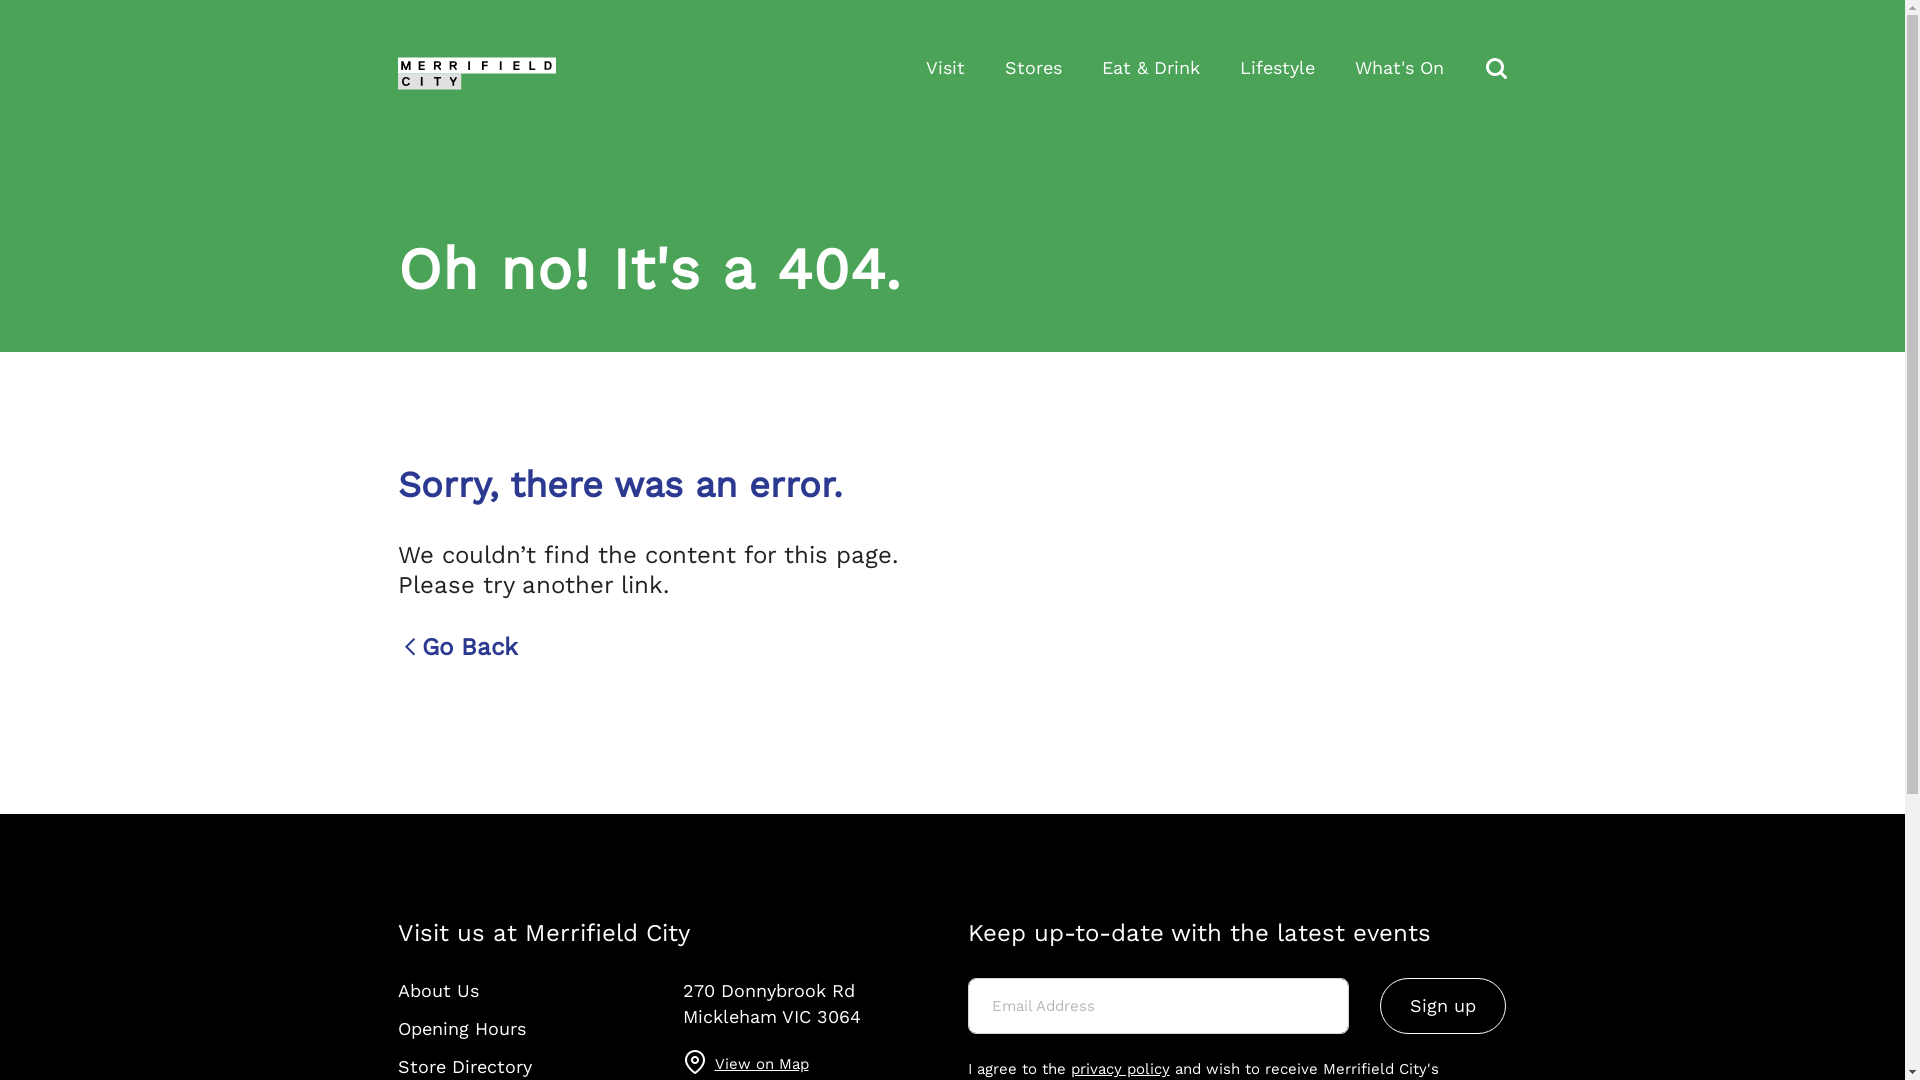  I want to click on 'Lifestyle', so click(1276, 67).